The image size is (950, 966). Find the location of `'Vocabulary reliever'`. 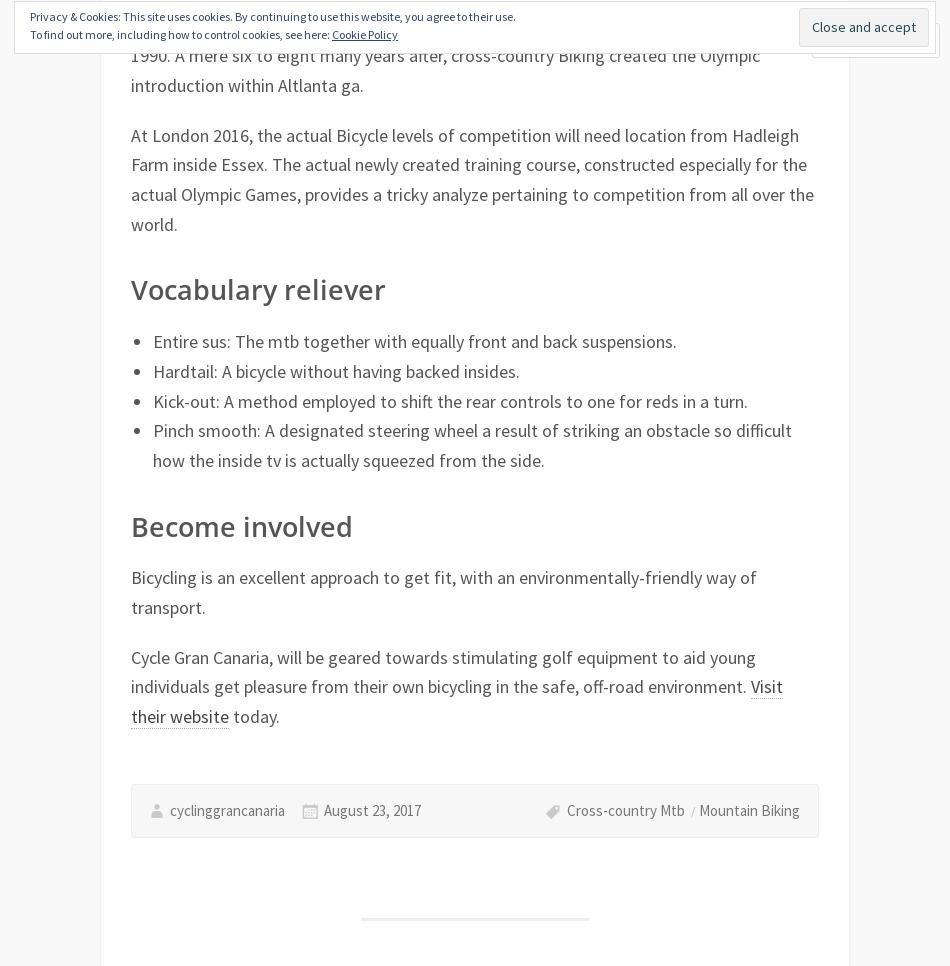

'Vocabulary reliever' is located at coordinates (131, 288).